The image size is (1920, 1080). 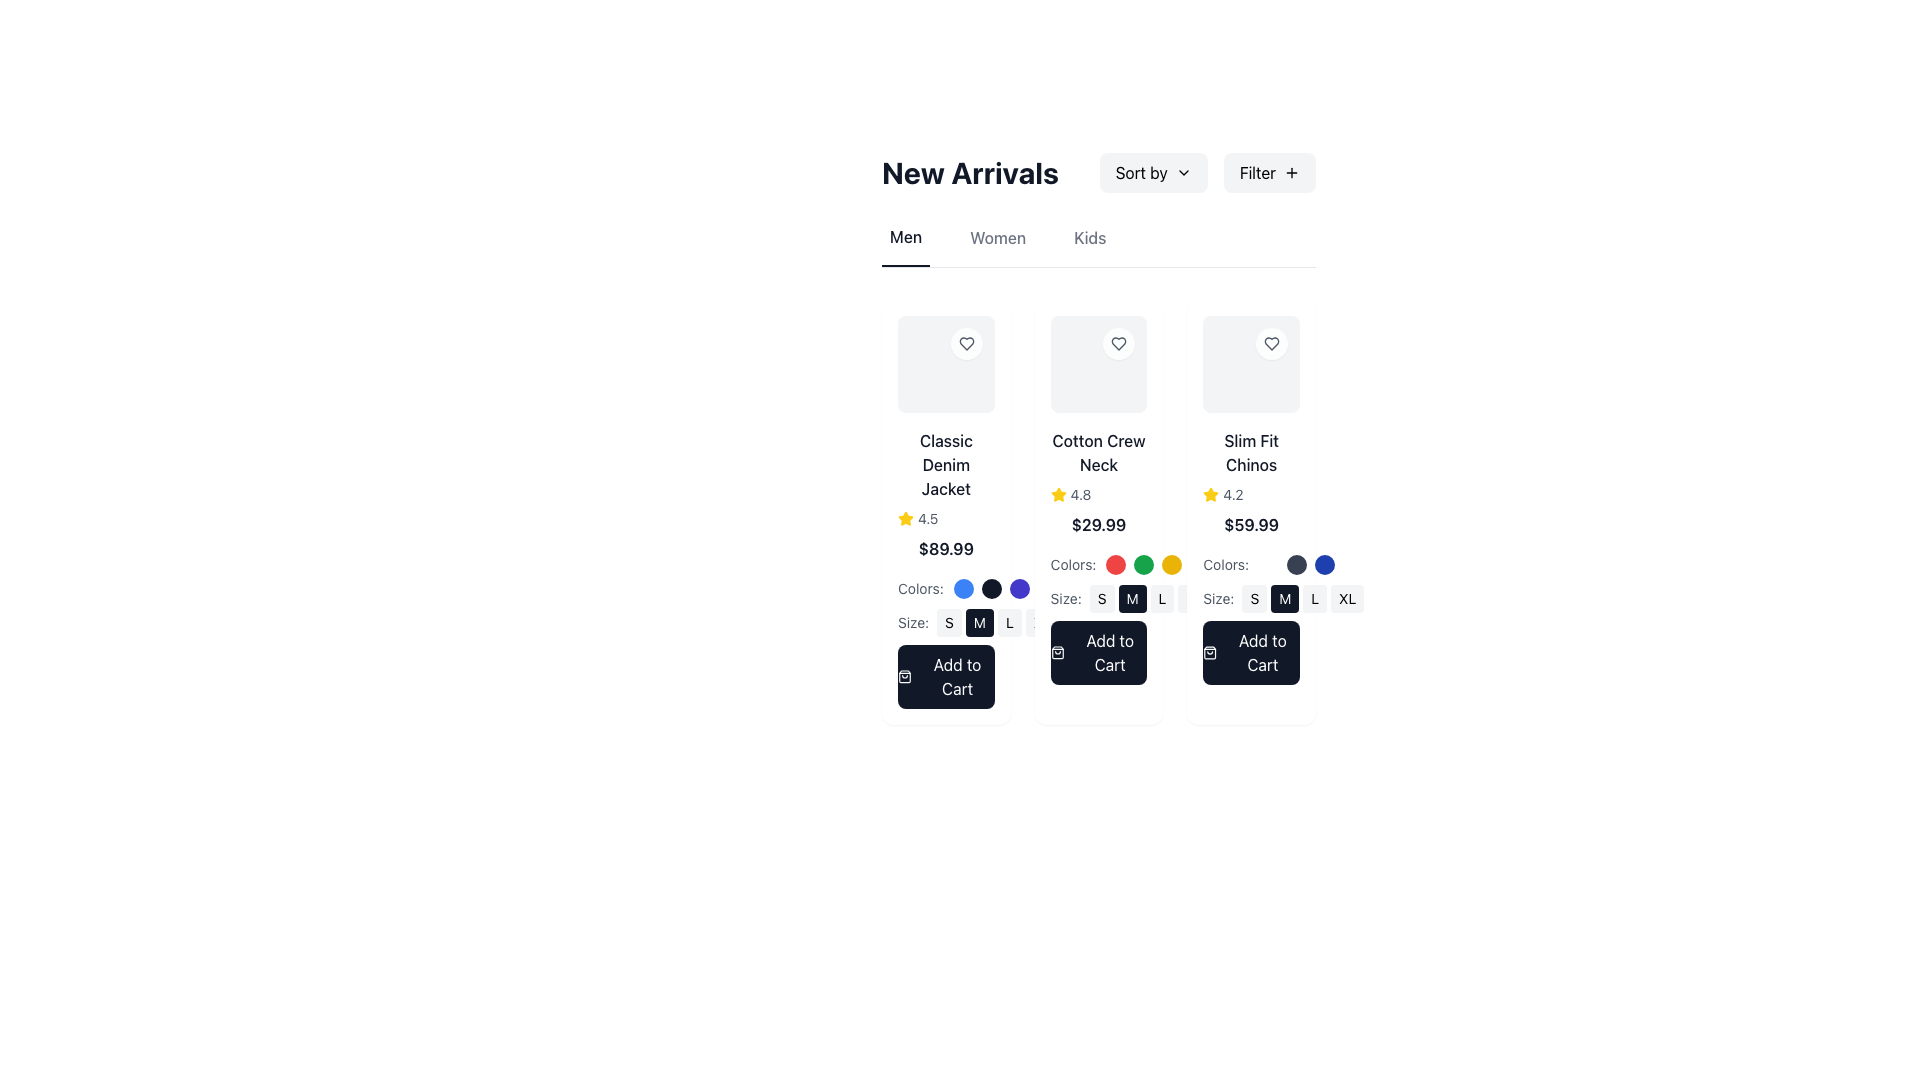 I want to click on the decorative star icon representing the product rating located in the second card of the 'New Arrivals' section, positioned to the left of the text '4.8', so click(x=1057, y=494).